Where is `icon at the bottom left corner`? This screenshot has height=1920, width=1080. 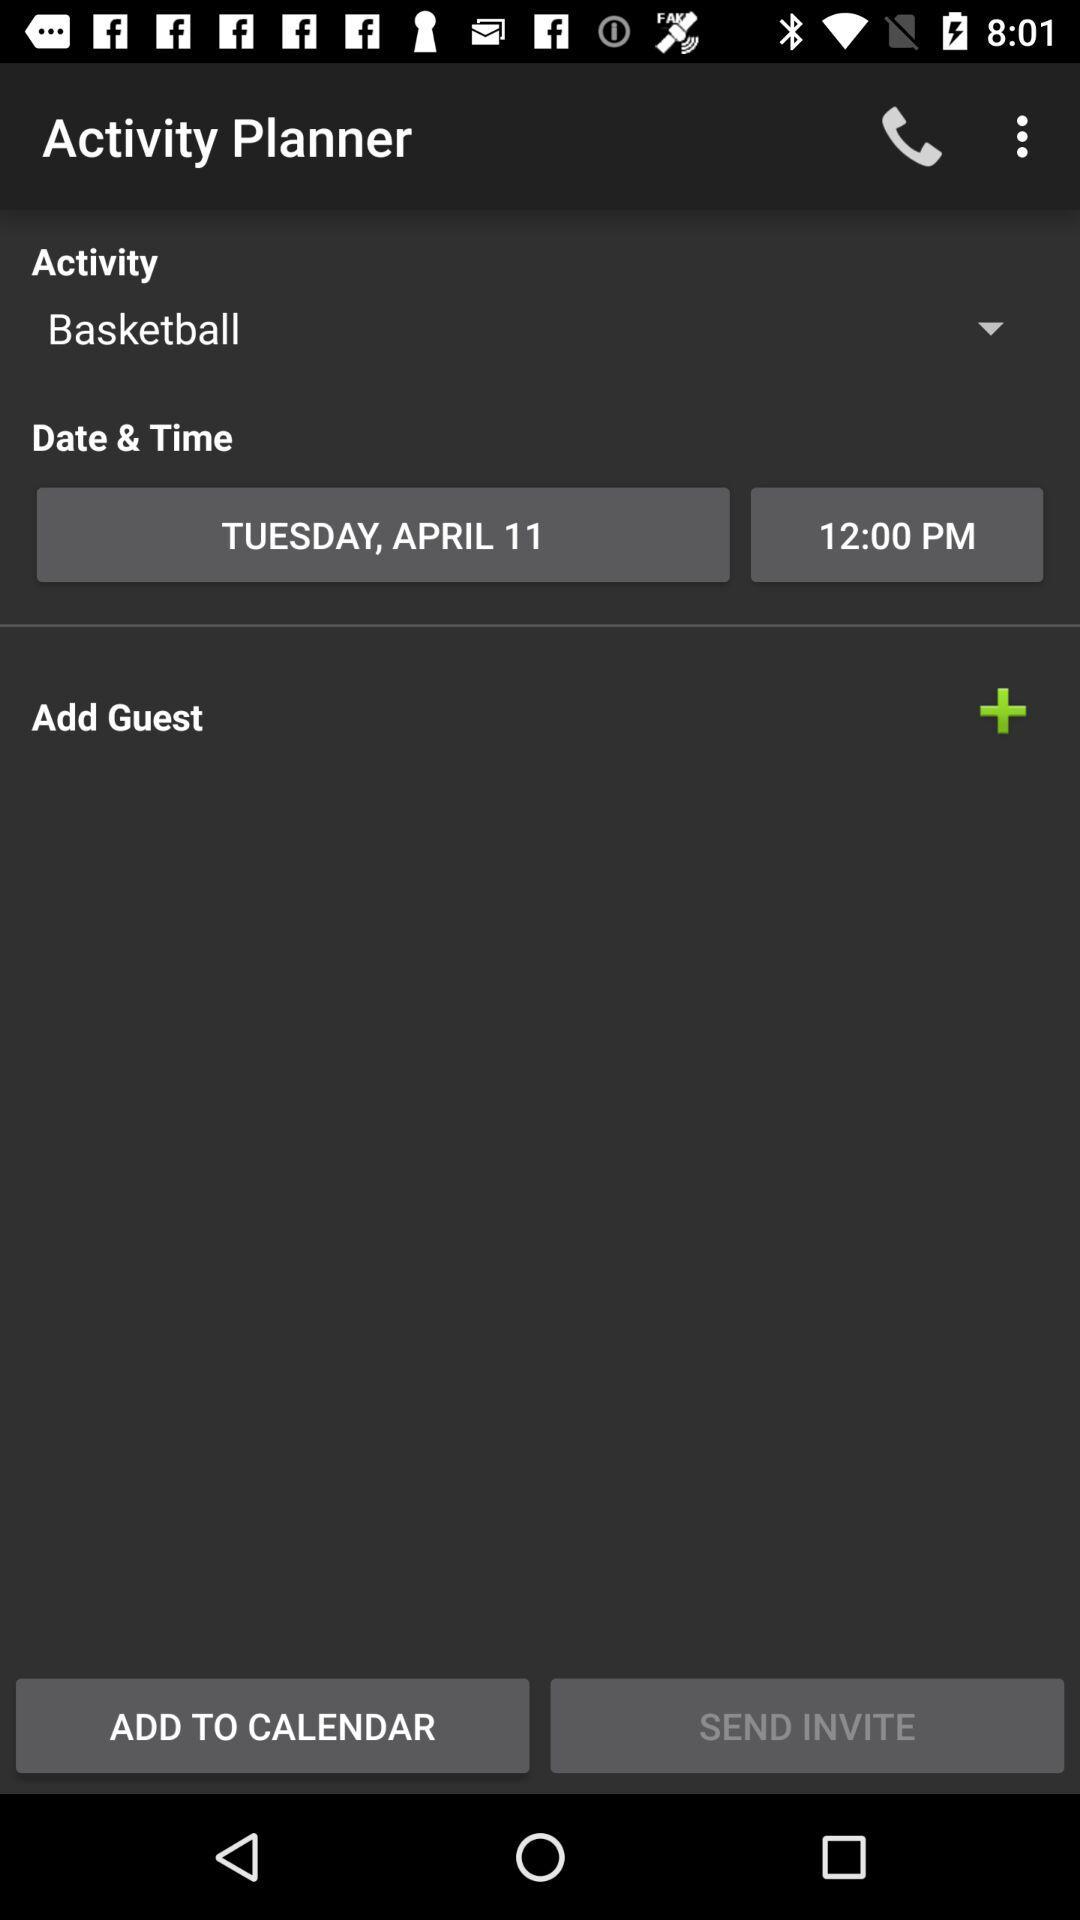 icon at the bottom left corner is located at coordinates (272, 1724).